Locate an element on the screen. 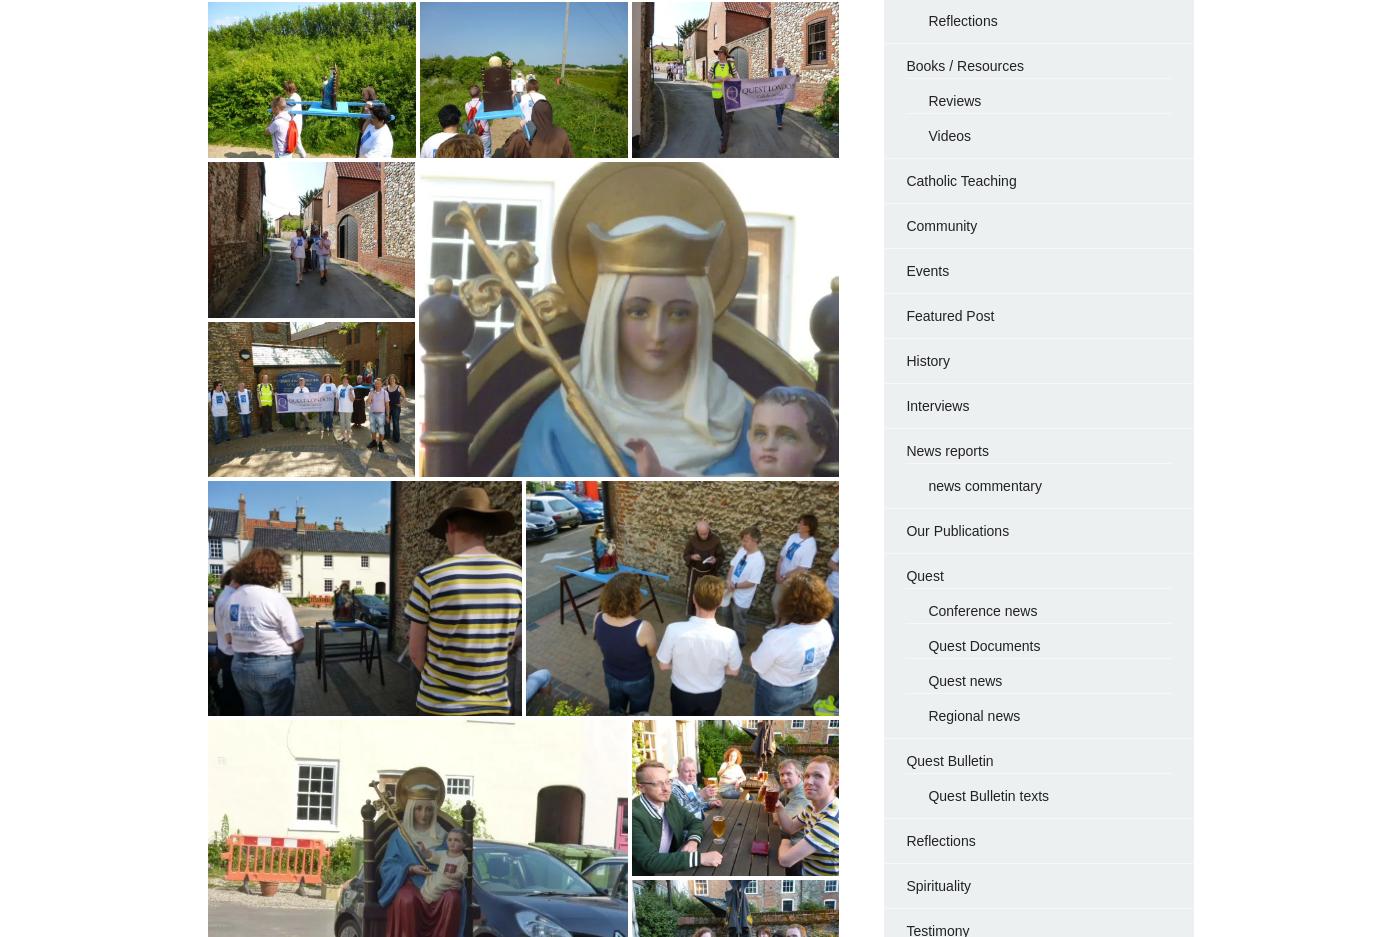 This screenshot has height=937, width=1400. 'Spirituality' is located at coordinates (905, 883).